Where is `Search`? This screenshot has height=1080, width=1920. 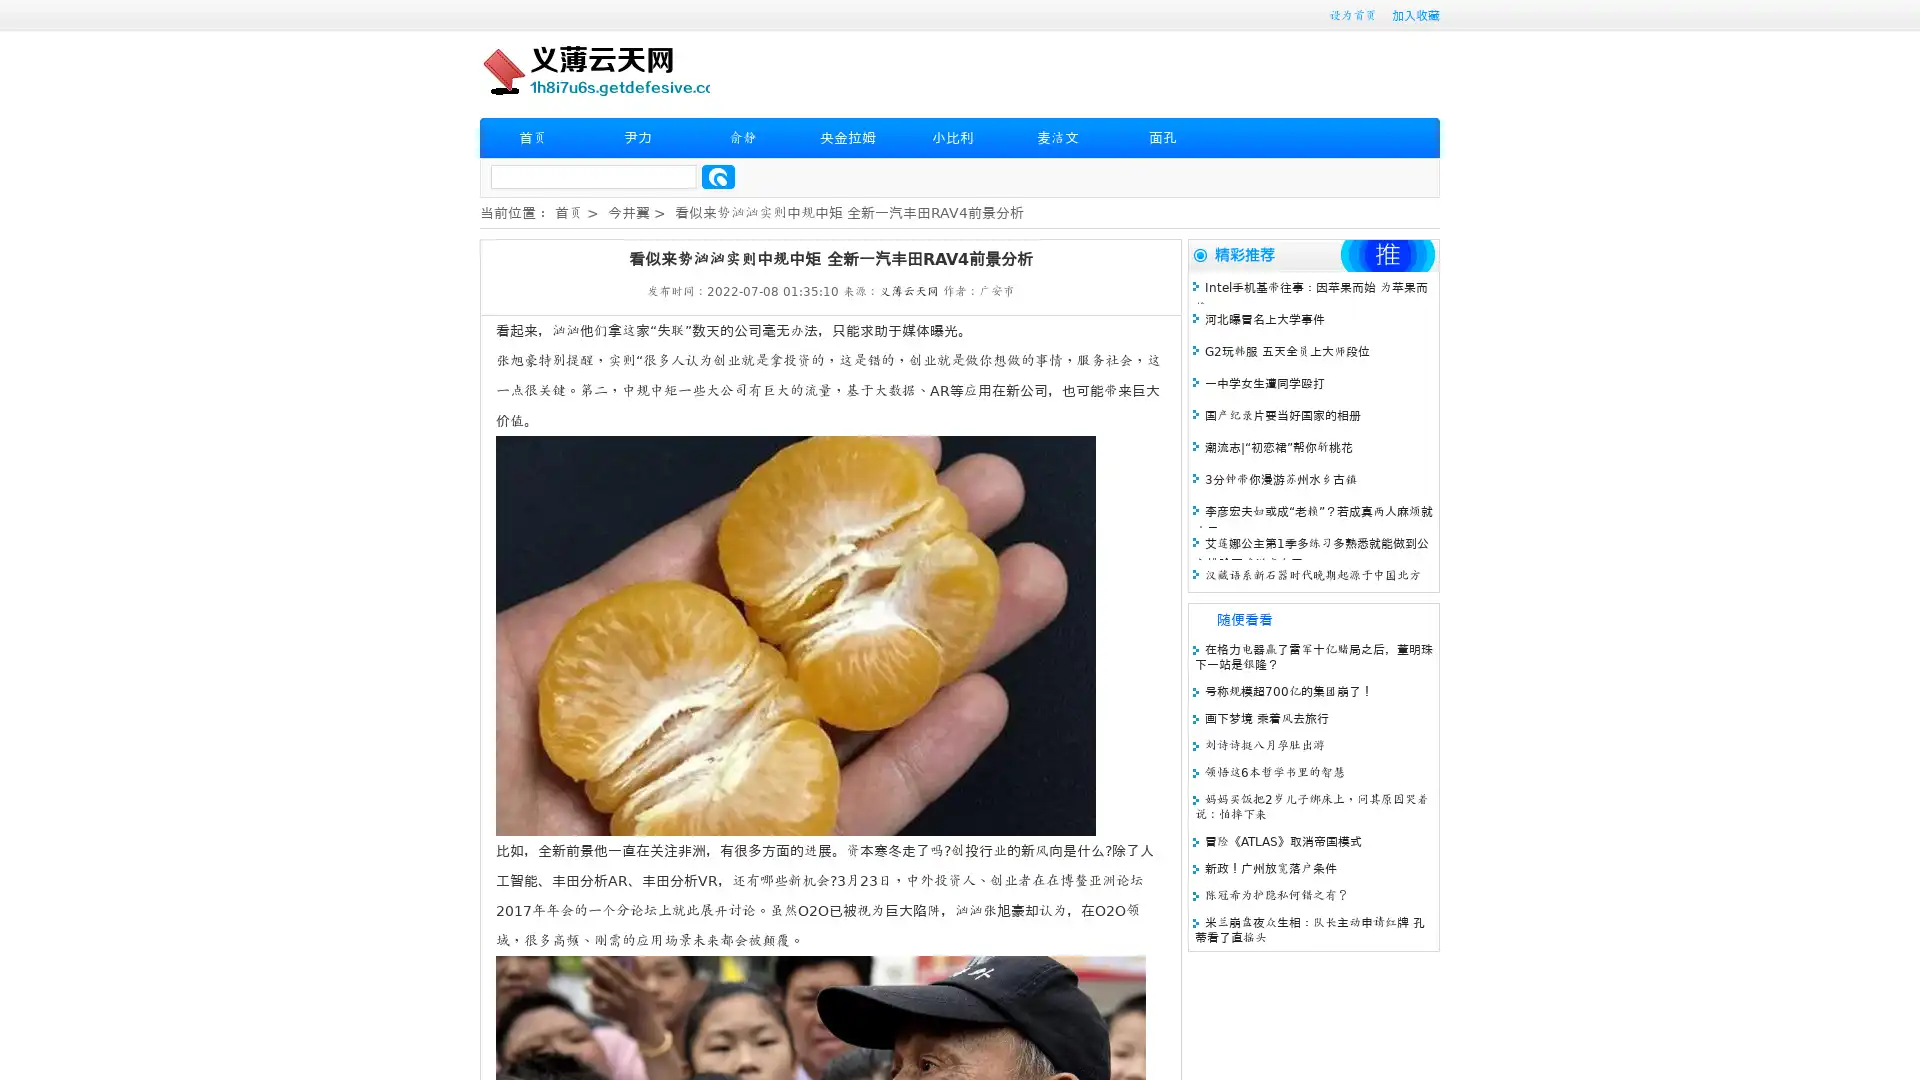 Search is located at coordinates (718, 176).